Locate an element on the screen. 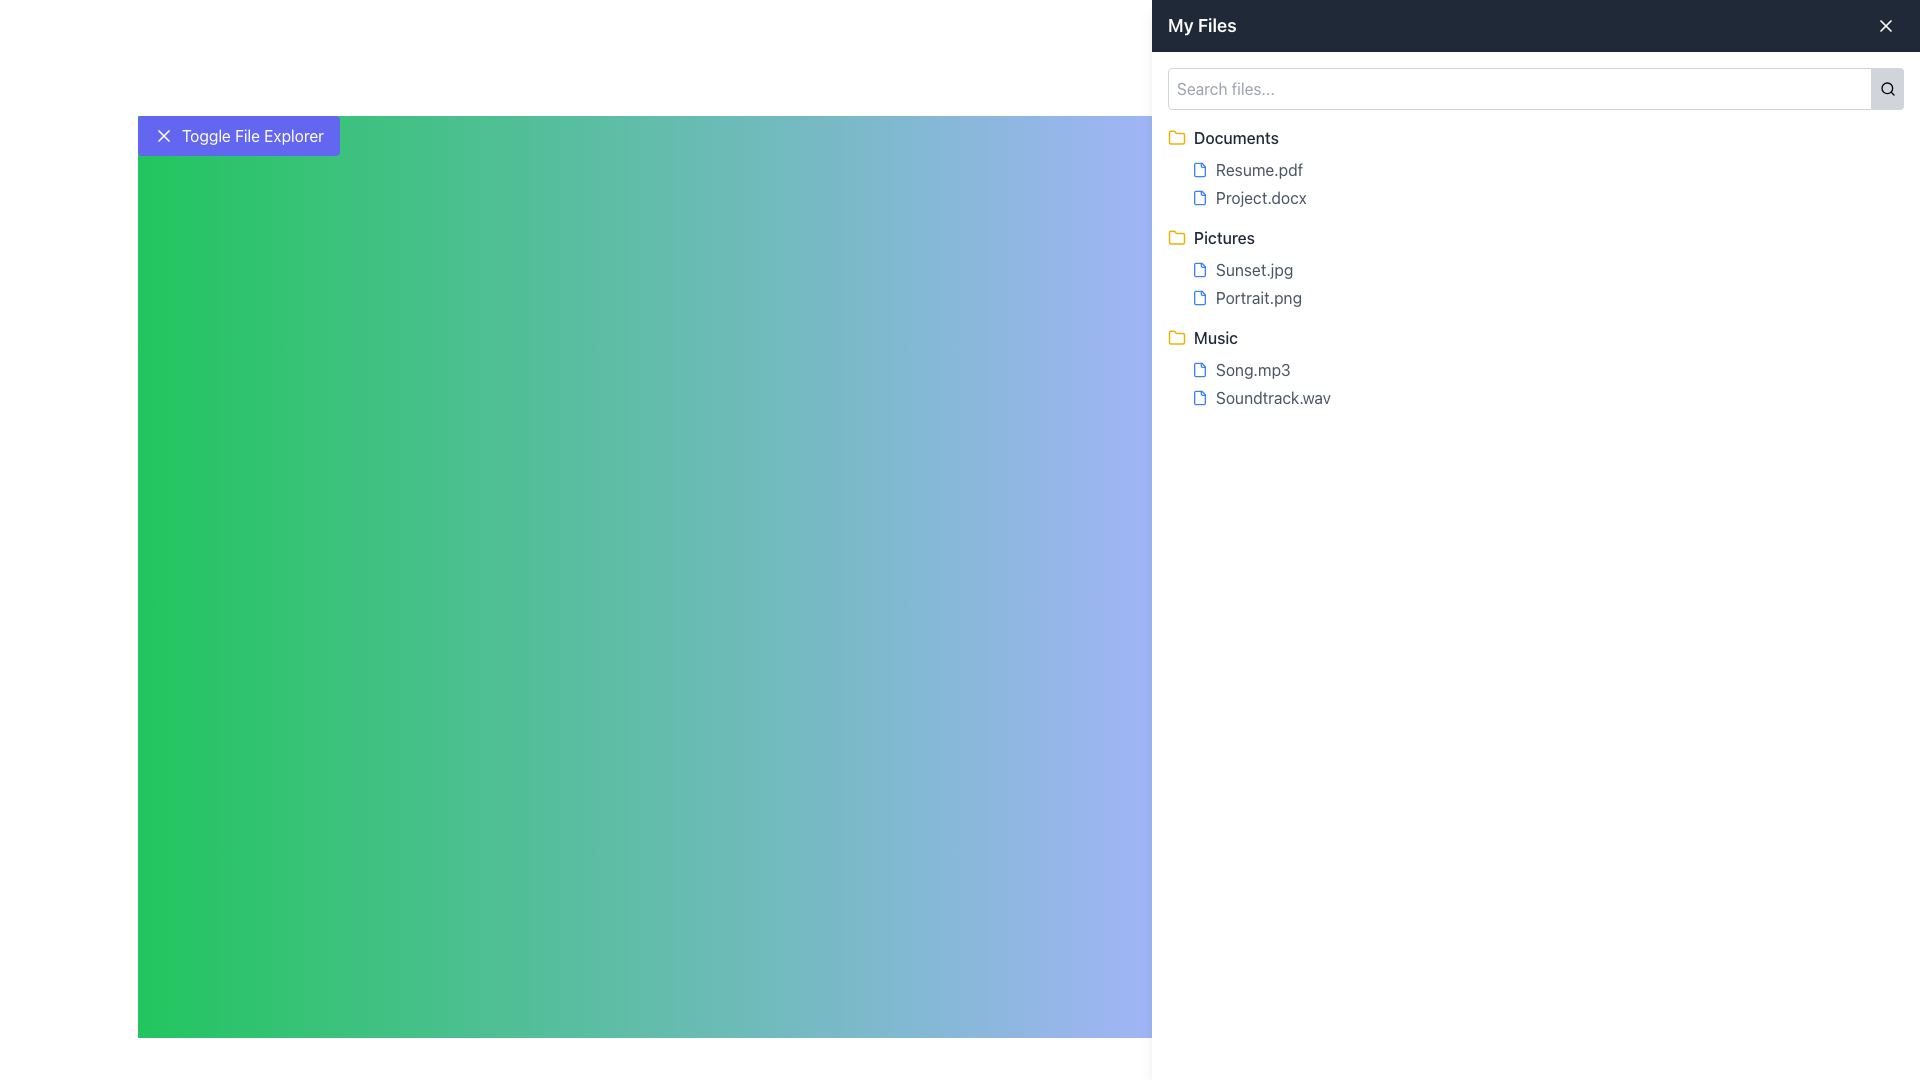  the document icon styled in blue, located next to the filename 'Sunset.jpg' in the 'Pictures' folder is located at coordinates (1200, 270).